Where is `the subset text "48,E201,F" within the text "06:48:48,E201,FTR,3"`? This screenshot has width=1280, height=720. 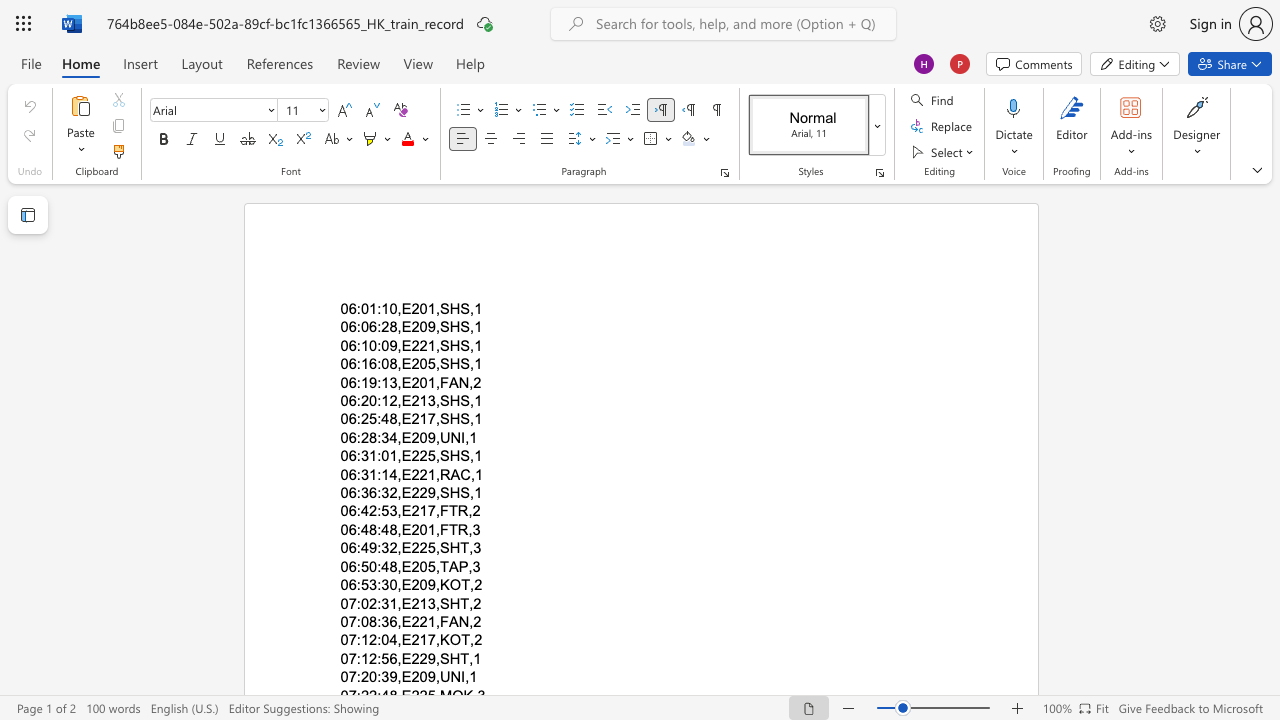
the subset text "48,E201,F" within the text "06:48:48,E201,FTR,3" is located at coordinates (381, 528).